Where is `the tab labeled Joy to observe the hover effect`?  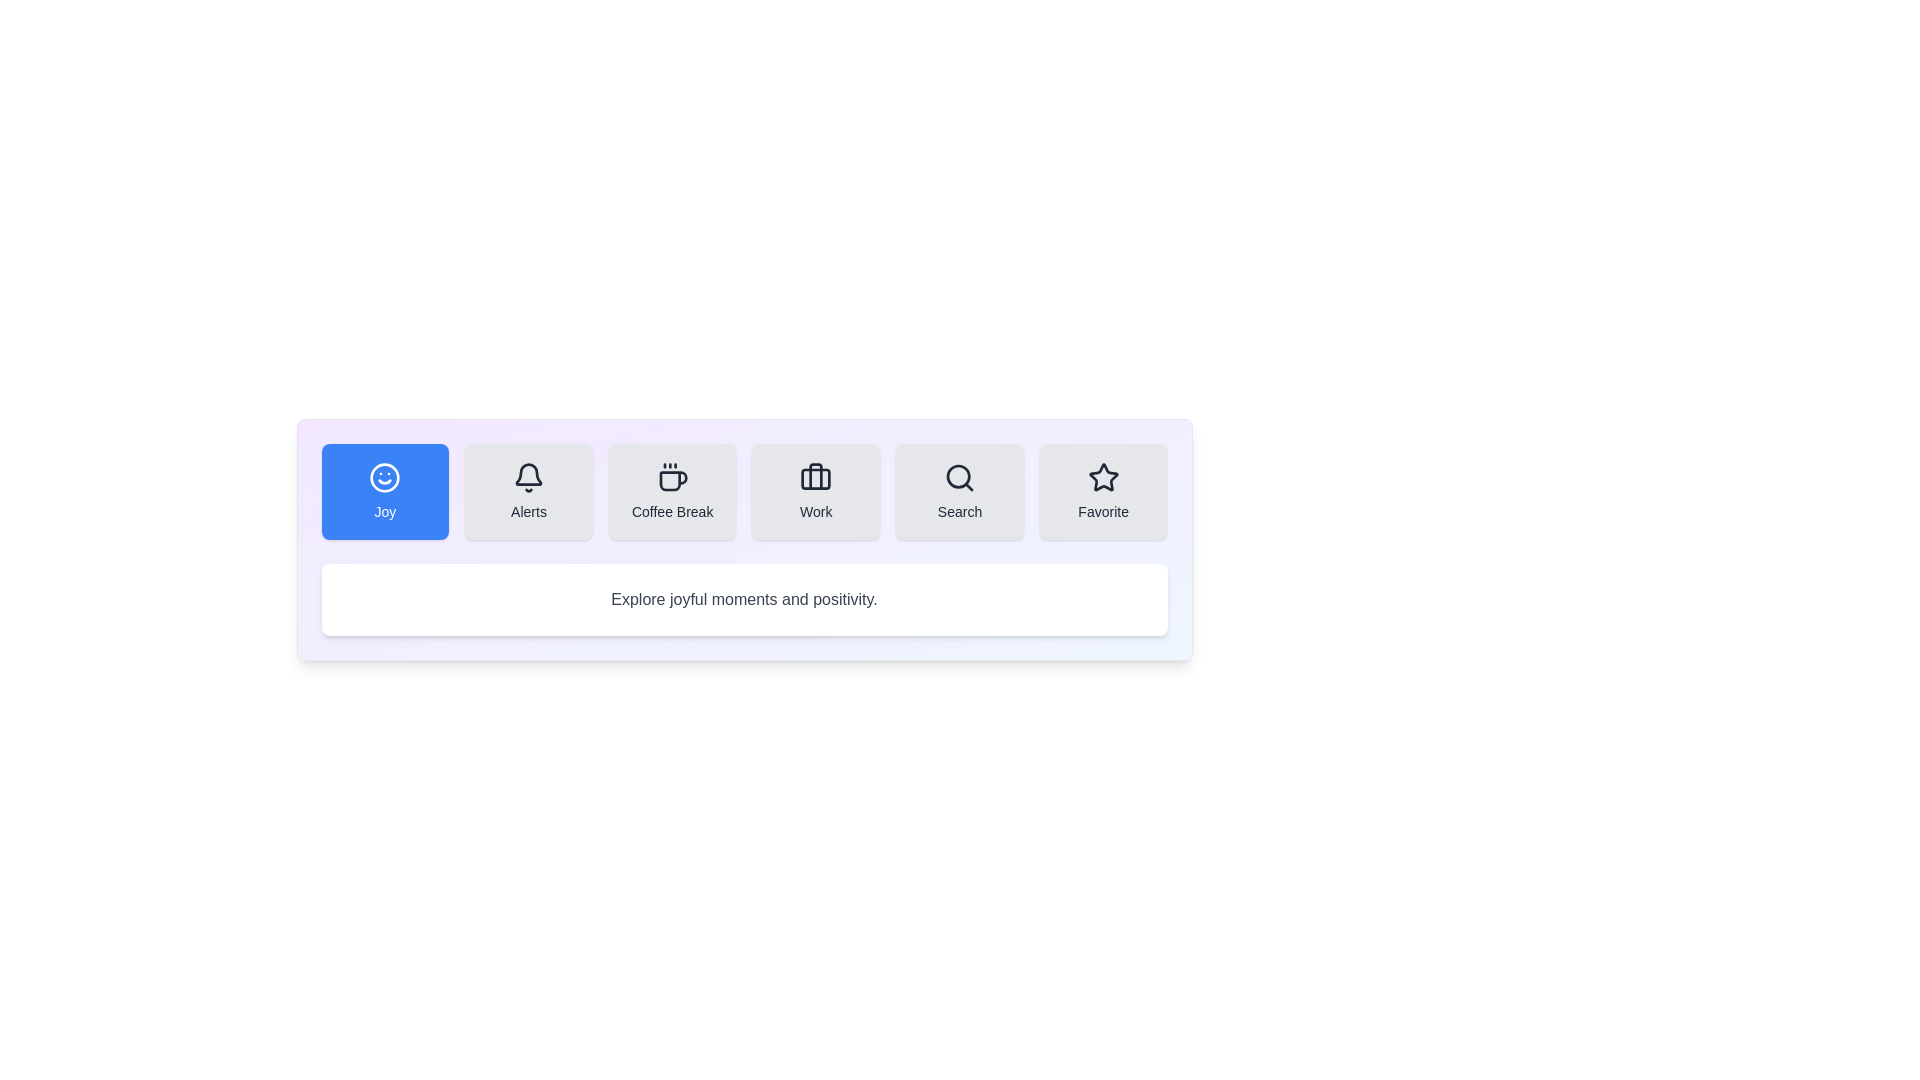
the tab labeled Joy to observe the hover effect is located at coordinates (384, 492).